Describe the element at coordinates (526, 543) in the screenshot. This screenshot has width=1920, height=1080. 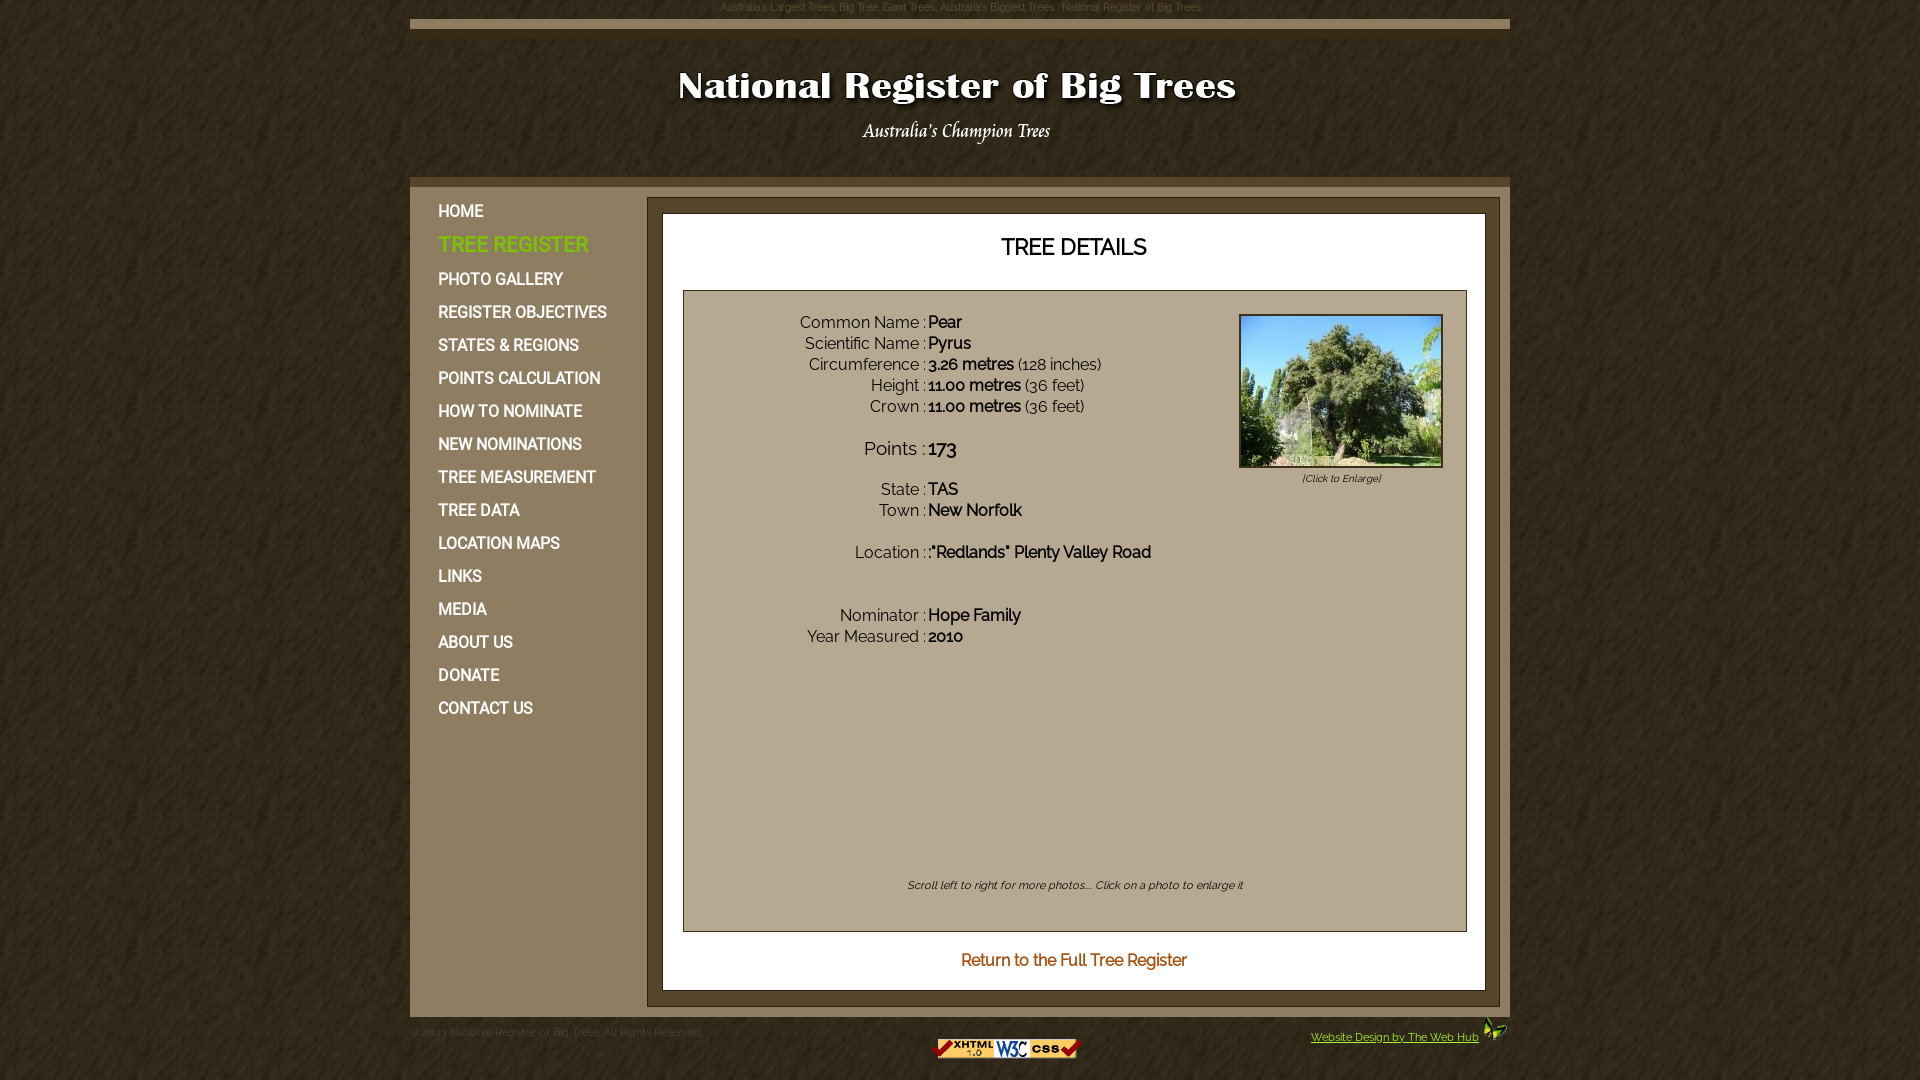
I see `'LOCATION MAPS'` at that location.